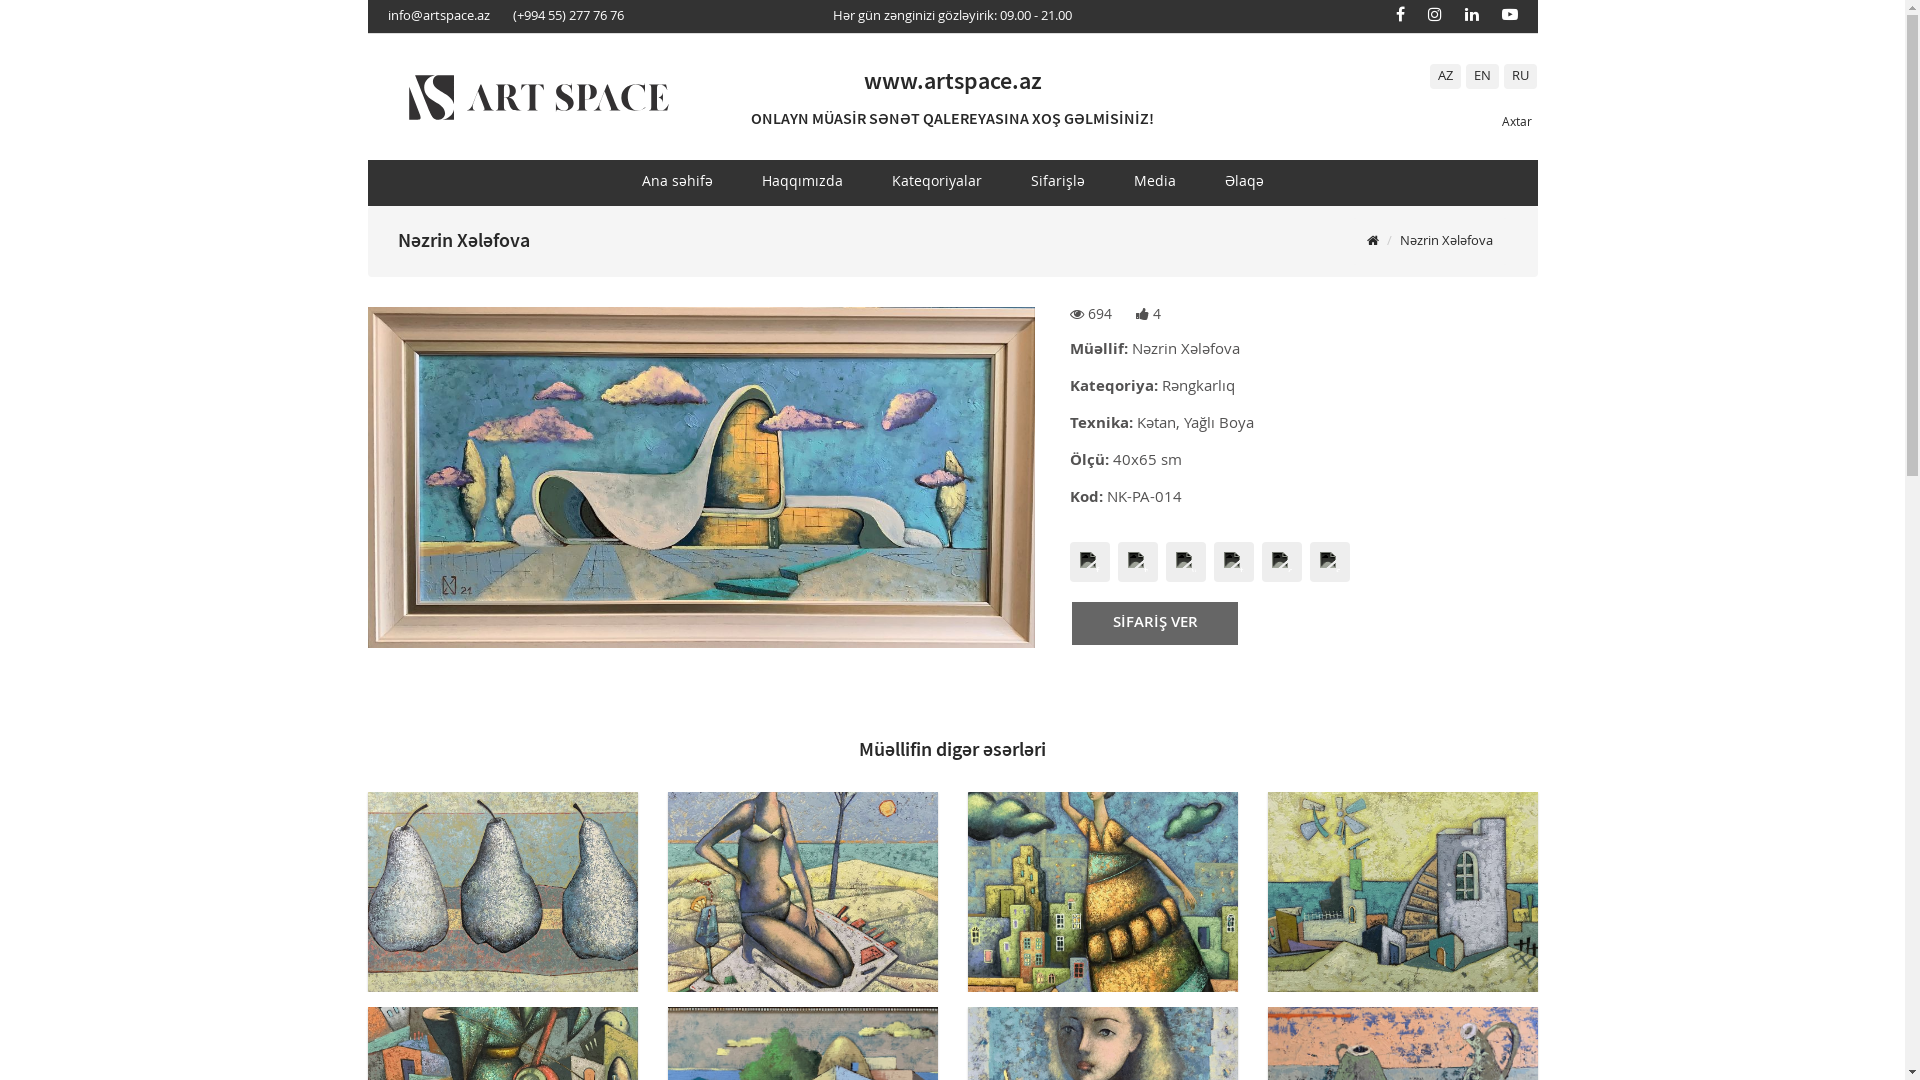  I want to click on 'Axtar', so click(1508, 123).